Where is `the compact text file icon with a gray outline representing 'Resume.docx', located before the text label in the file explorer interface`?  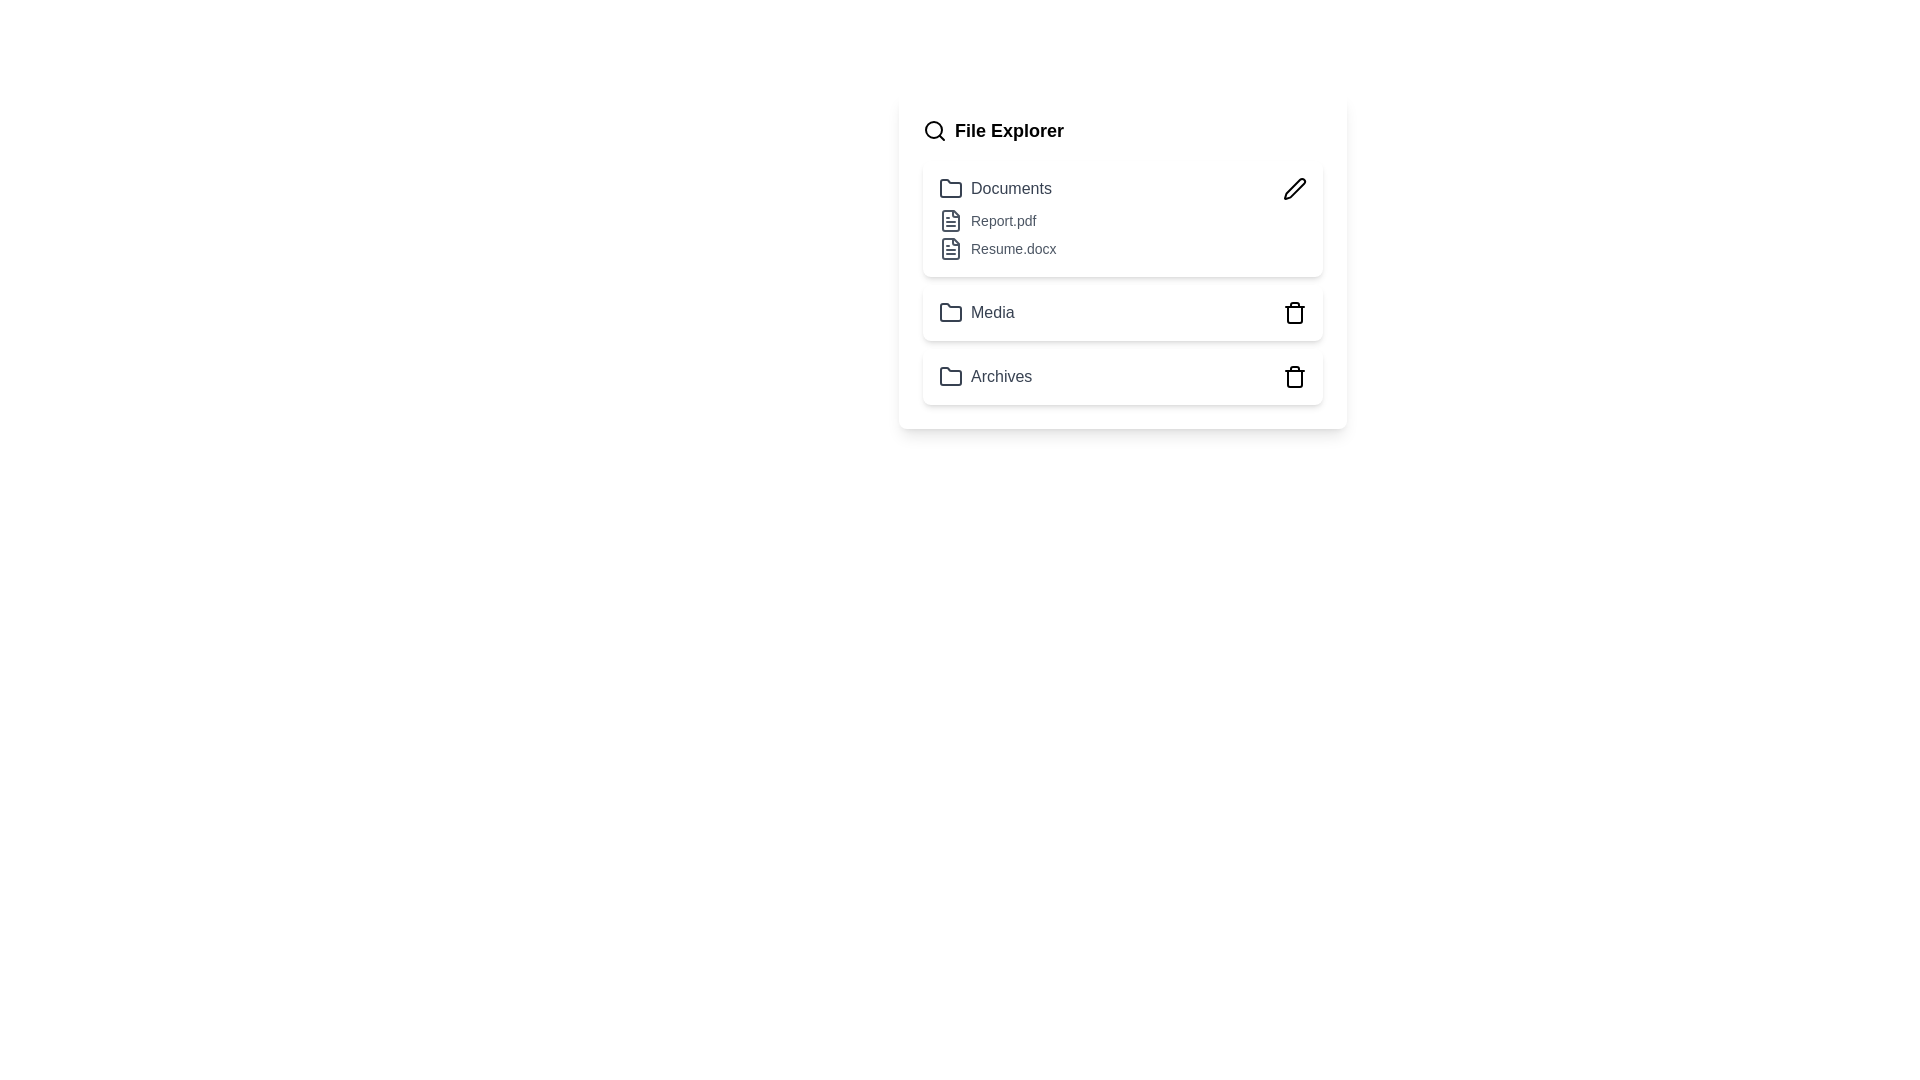 the compact text file icon with a gray outline representing 'Resume.docx', located before the text label in the file explorer interface is located at coordinates (949, 248).